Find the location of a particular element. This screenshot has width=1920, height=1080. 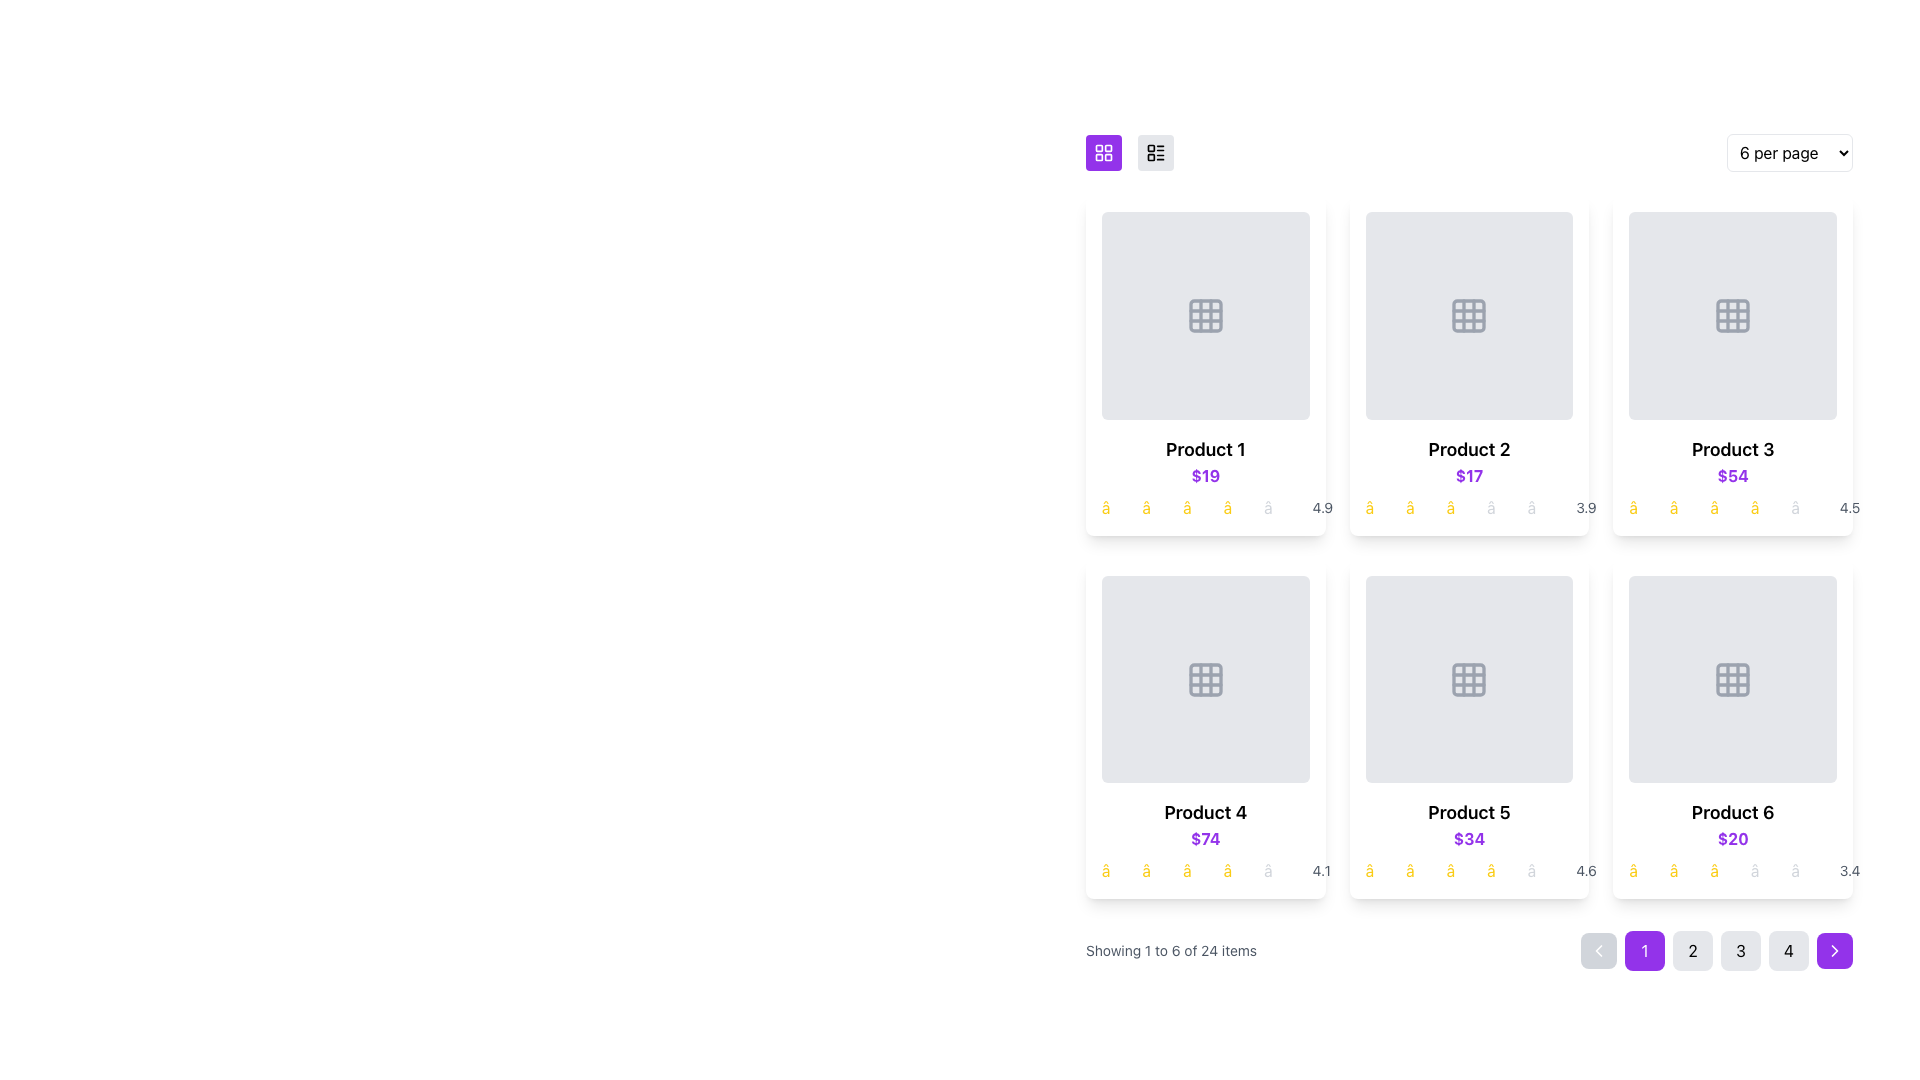

text label displaying the rating '4.6', which is positioned at the far right of the star icons in the rating component of the fifth product card is located at coordinates (1585, 870).